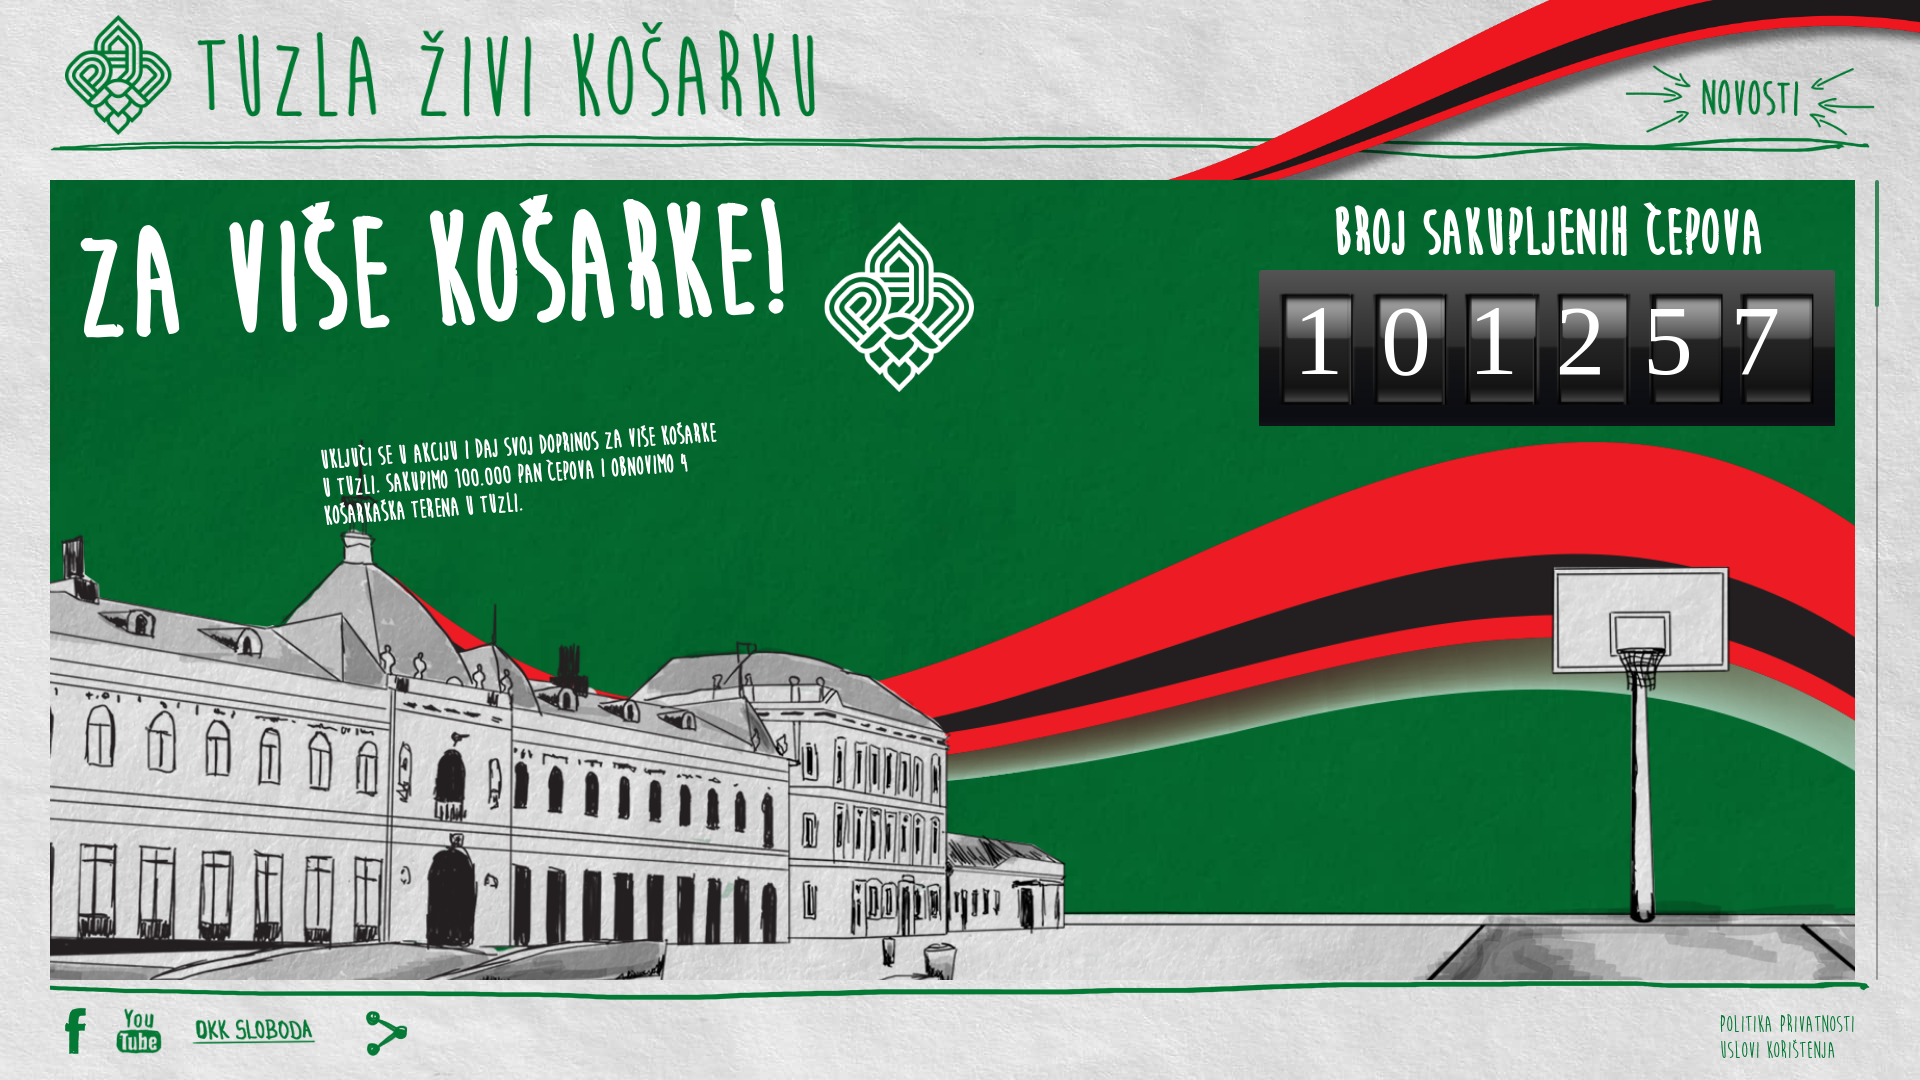 The width and height of the screenshot is (1920, 1080). What do you see at coordinates (1717, 1019) in the screenshot?
I see `'Politika privatnosti'` at bounding box center [1717, 1019].